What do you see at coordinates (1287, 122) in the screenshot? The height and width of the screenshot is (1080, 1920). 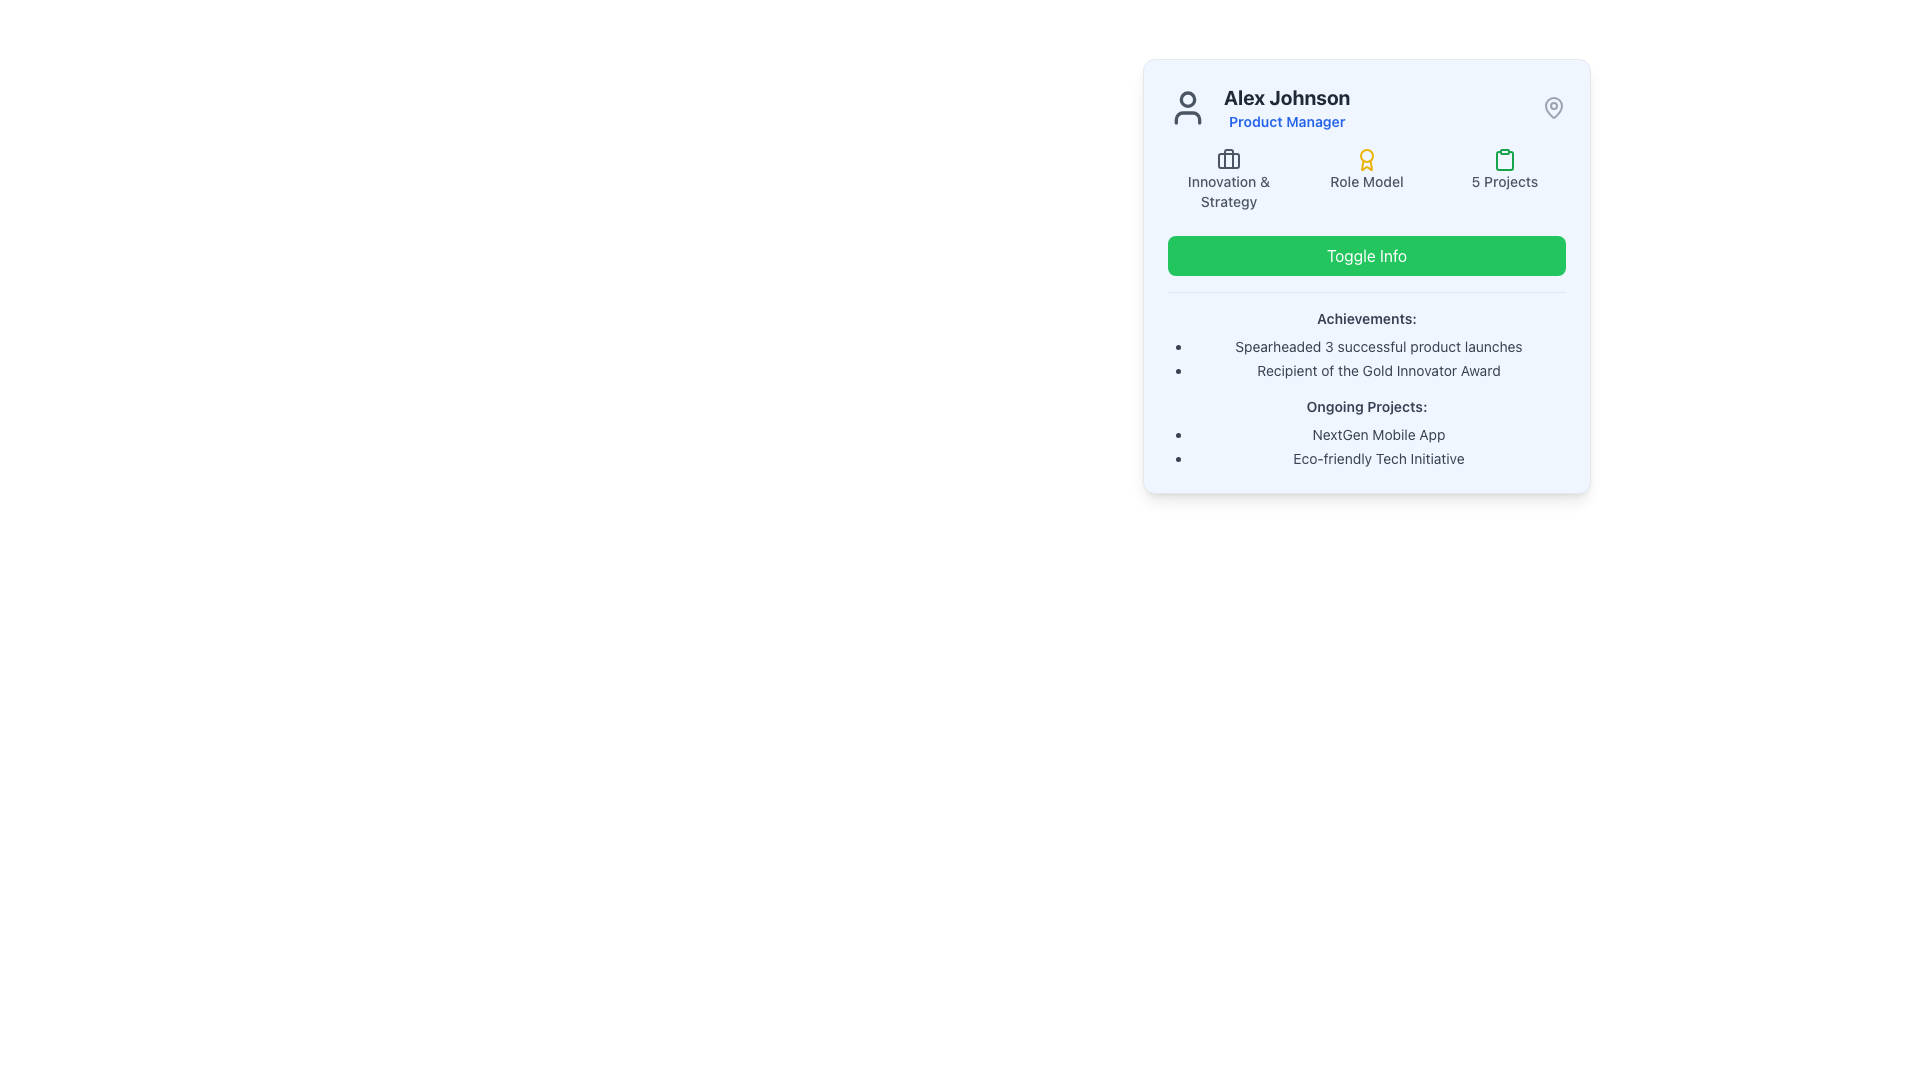 I see `the text label displaying the job title or professional role of 'Alex Johnson' located in the upper-left section of the profile card interface` at bounding box center [1287, 122].